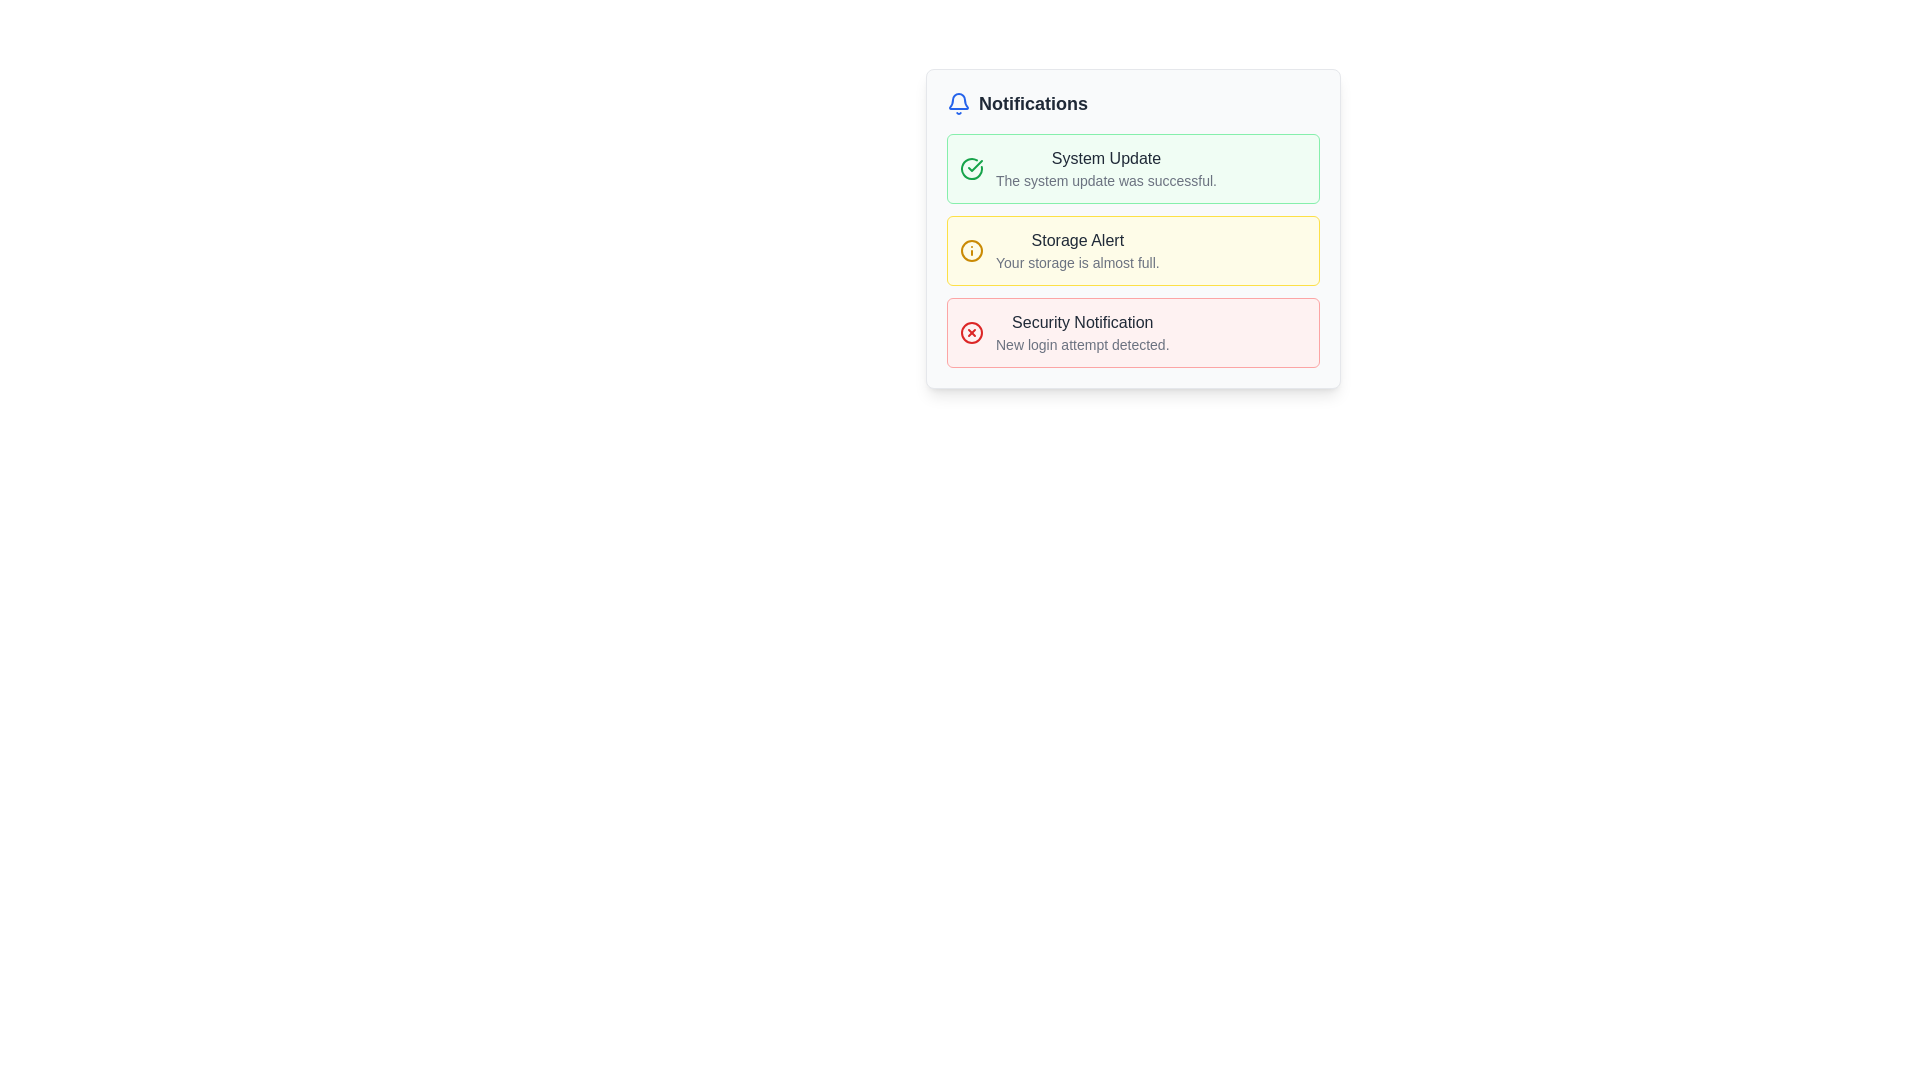 This screenshot has width=1920, height=1080. Describe the element at coordinates (1133, 227) in the screenshot. I see `the Notification item that informs the user about a pending storage-related issue, which is the second item in the group of notifications` at that location.